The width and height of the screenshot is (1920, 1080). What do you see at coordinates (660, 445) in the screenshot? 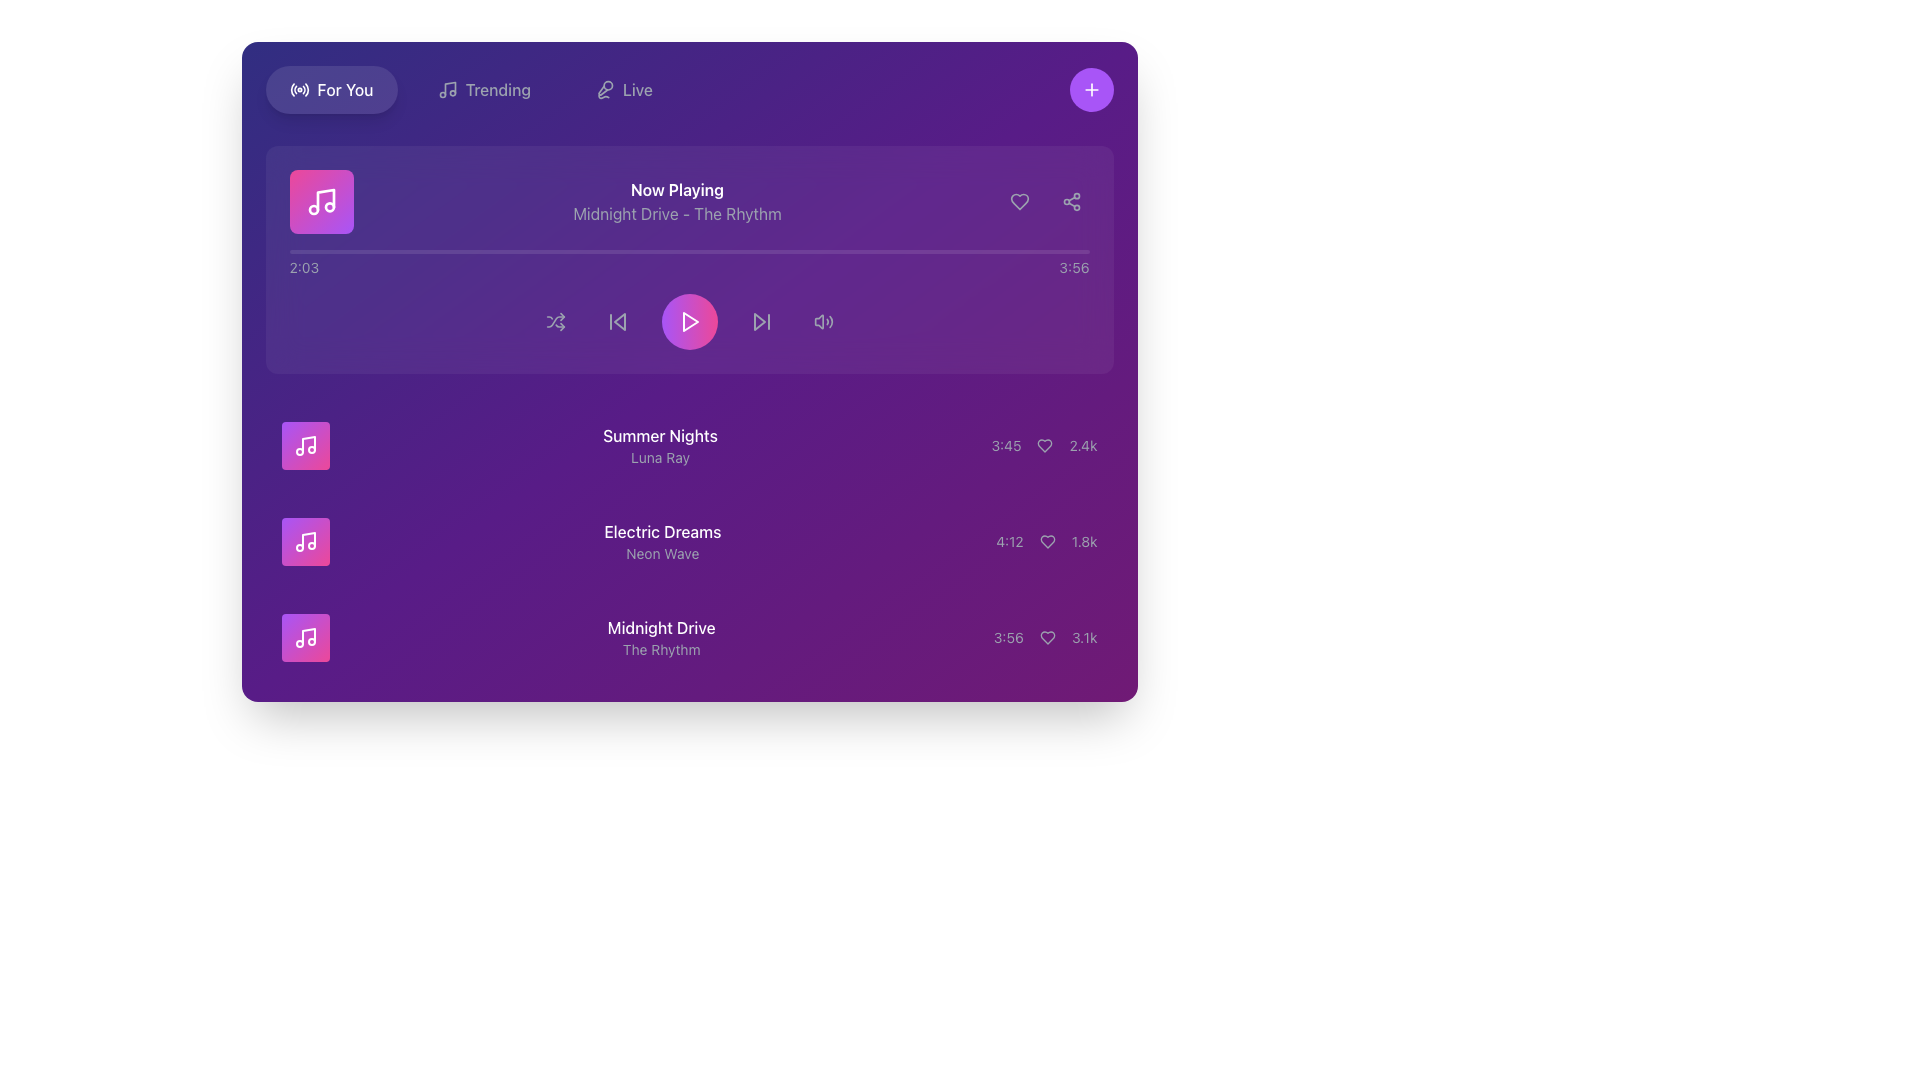
I see `the text label representing the title and artist of the song in the playlist` at bounding box center [660, 445].